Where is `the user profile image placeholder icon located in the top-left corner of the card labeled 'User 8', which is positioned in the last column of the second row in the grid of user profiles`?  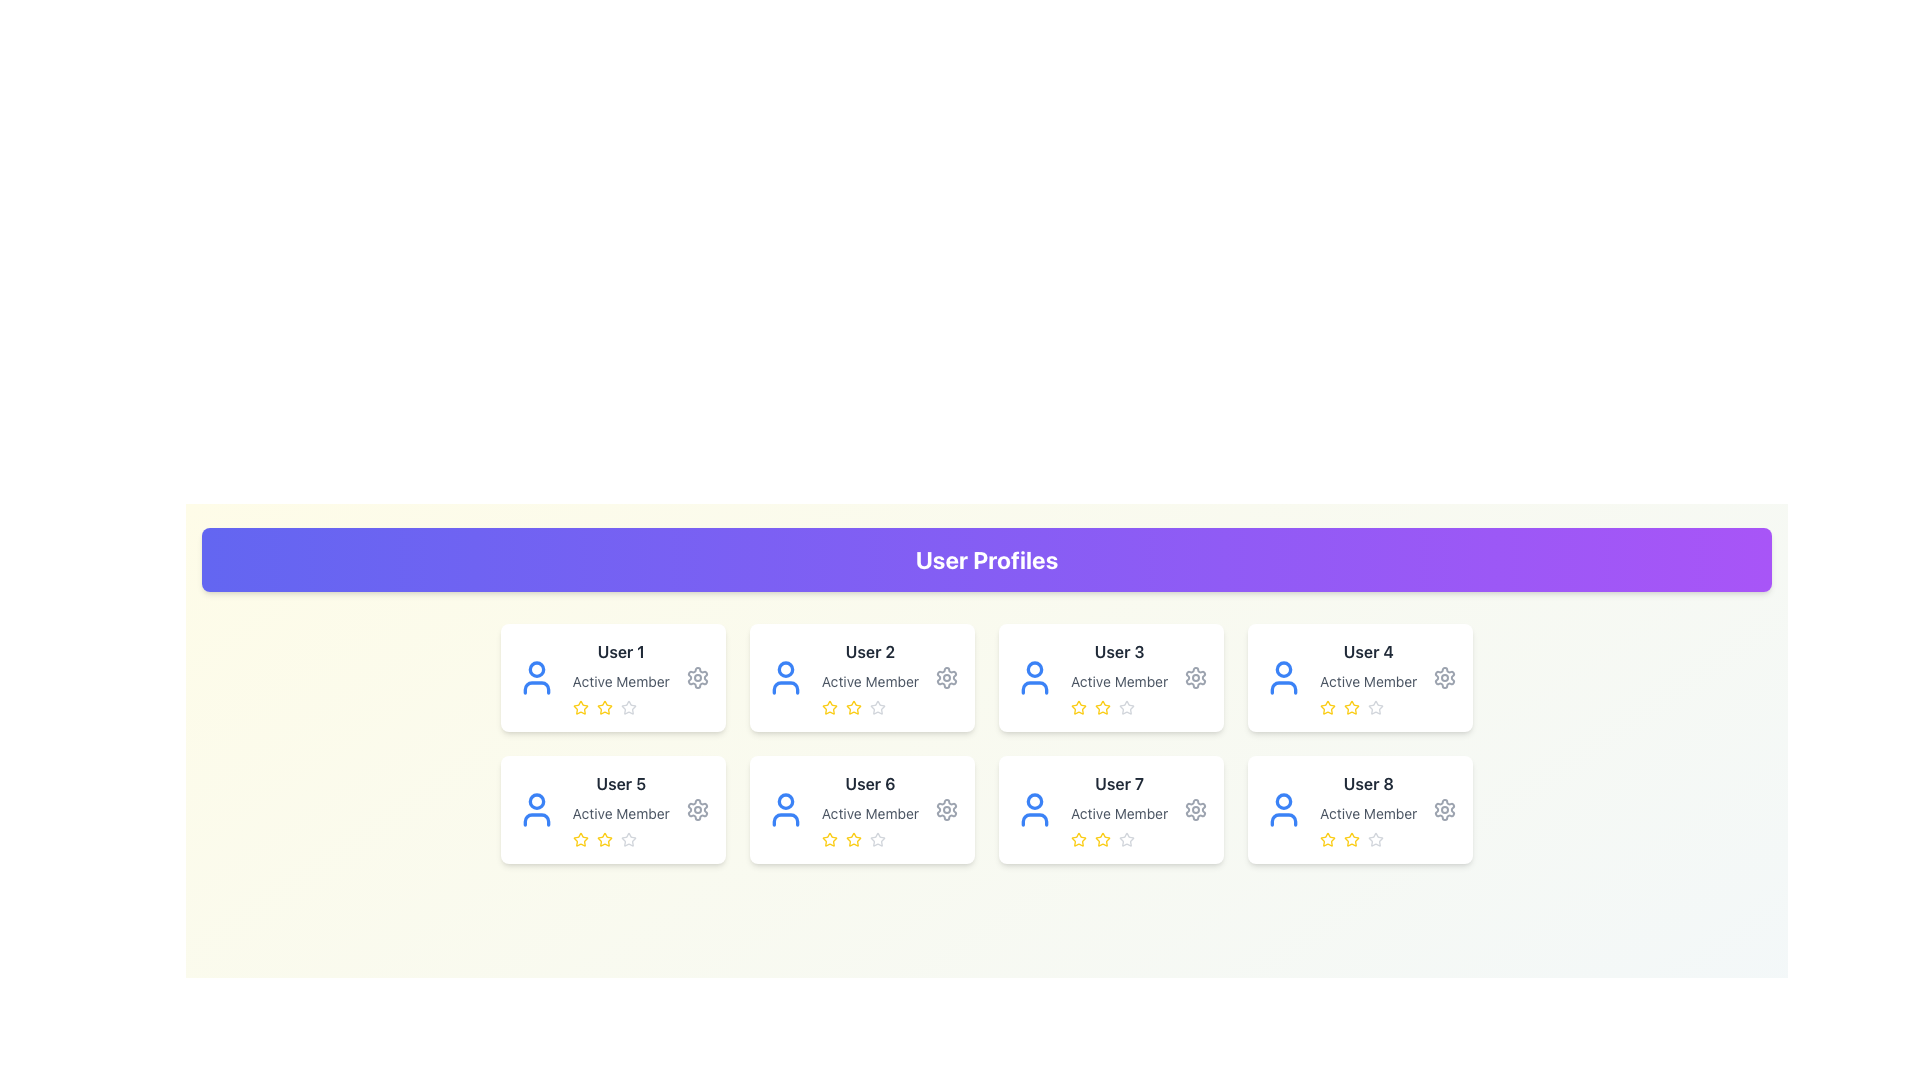
the user profile image placeholder icon located in the top-left corner of the card labeled 'User 8', which is positioned in the last column of the second row in the grid of user profiles is located at coordinates (1284, 810).